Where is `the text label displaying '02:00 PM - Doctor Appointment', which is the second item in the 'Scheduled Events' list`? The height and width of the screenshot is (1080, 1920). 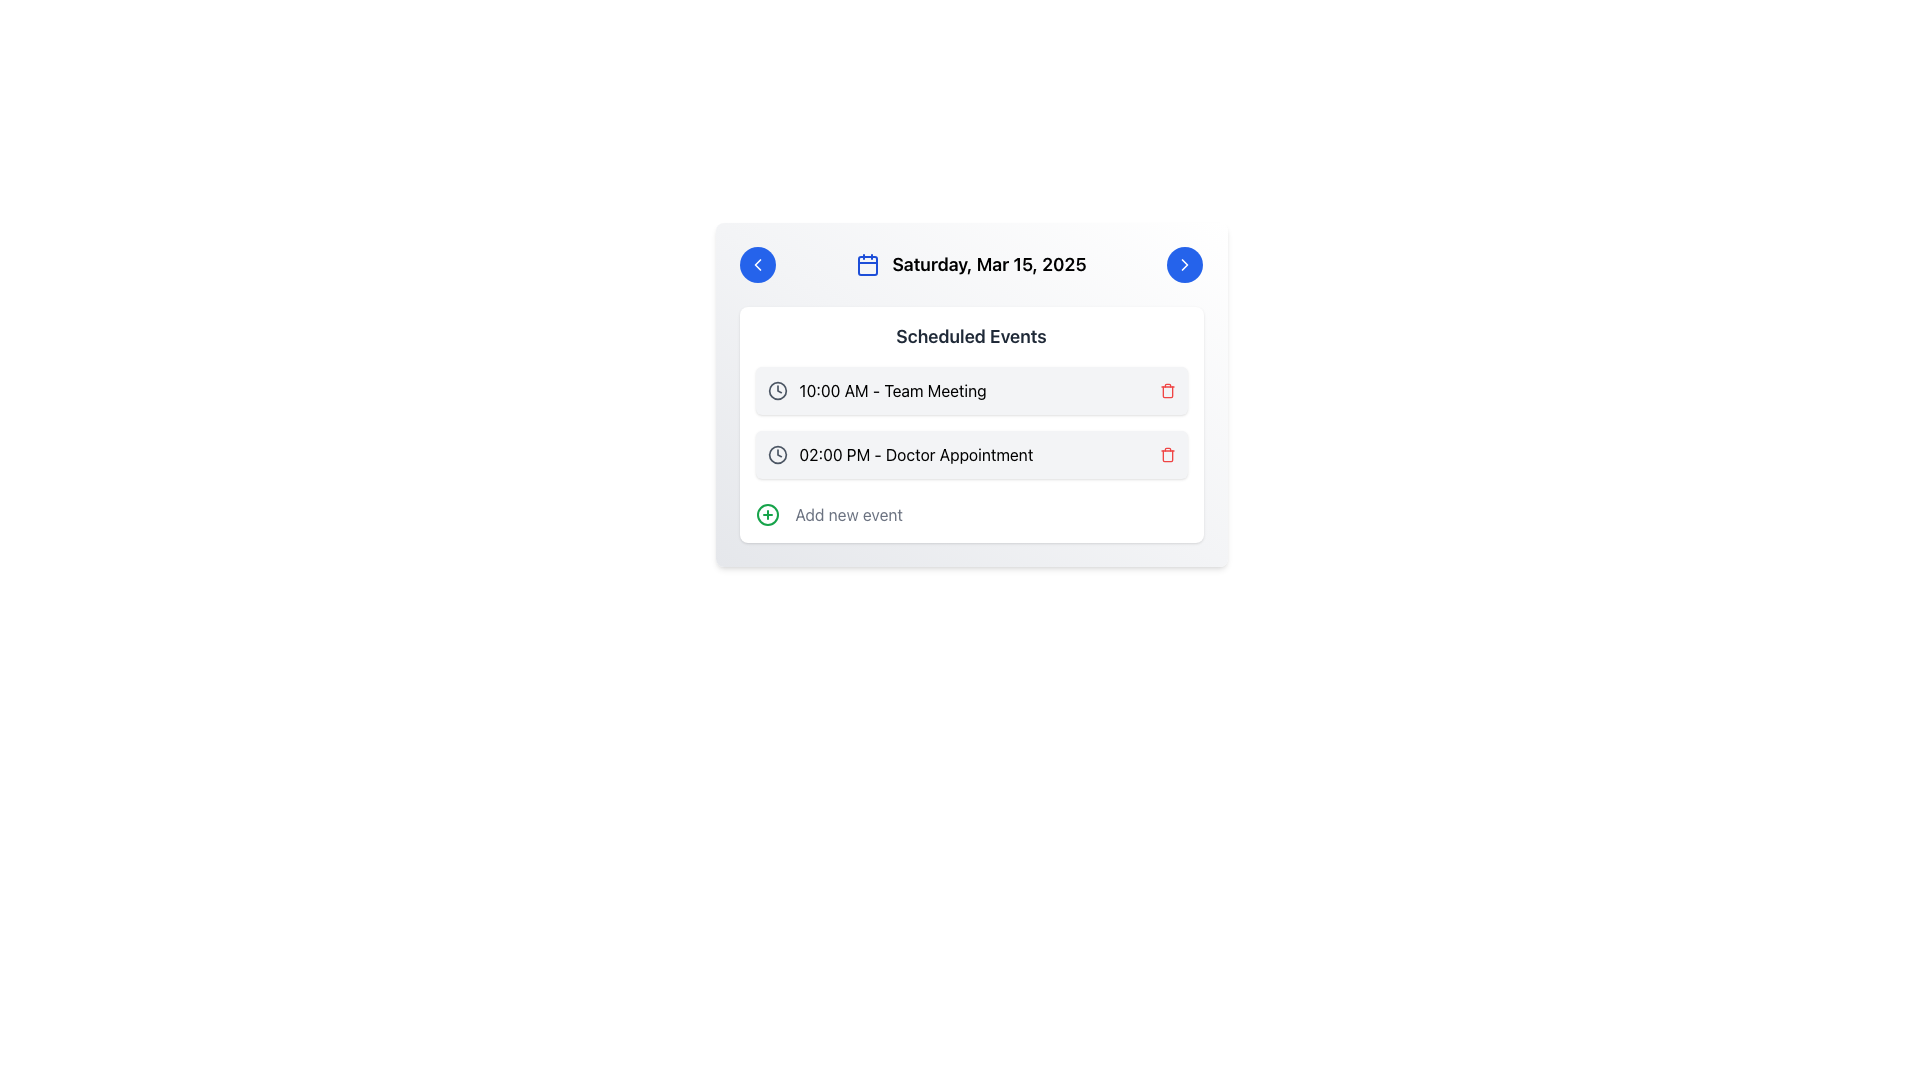
the text label displaying '02:00 PM - Doctor Appointment', which is the second item in the 'Scheduled Events' list is located at coordinates (915, 455).